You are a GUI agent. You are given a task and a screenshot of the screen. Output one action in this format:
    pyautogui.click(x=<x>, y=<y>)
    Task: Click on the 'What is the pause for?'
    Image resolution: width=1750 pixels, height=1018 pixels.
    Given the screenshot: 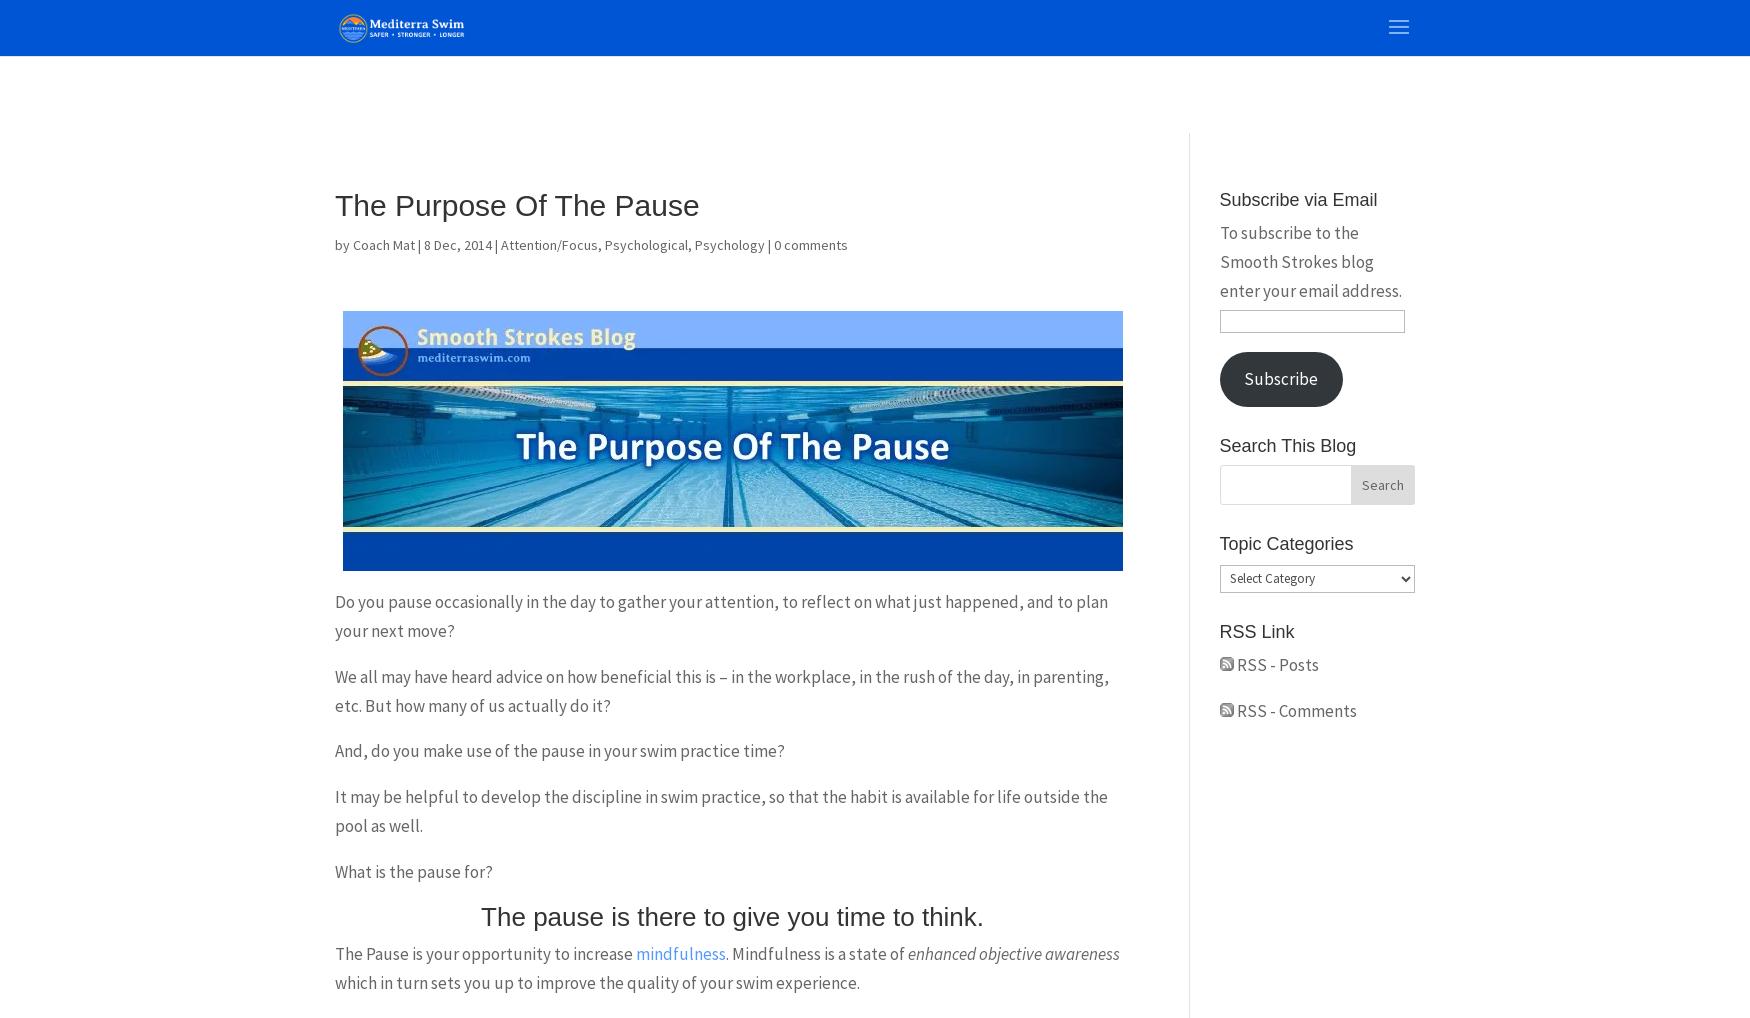 What is the action you would take?
    pyautogui.click(x=413, y=872)
    